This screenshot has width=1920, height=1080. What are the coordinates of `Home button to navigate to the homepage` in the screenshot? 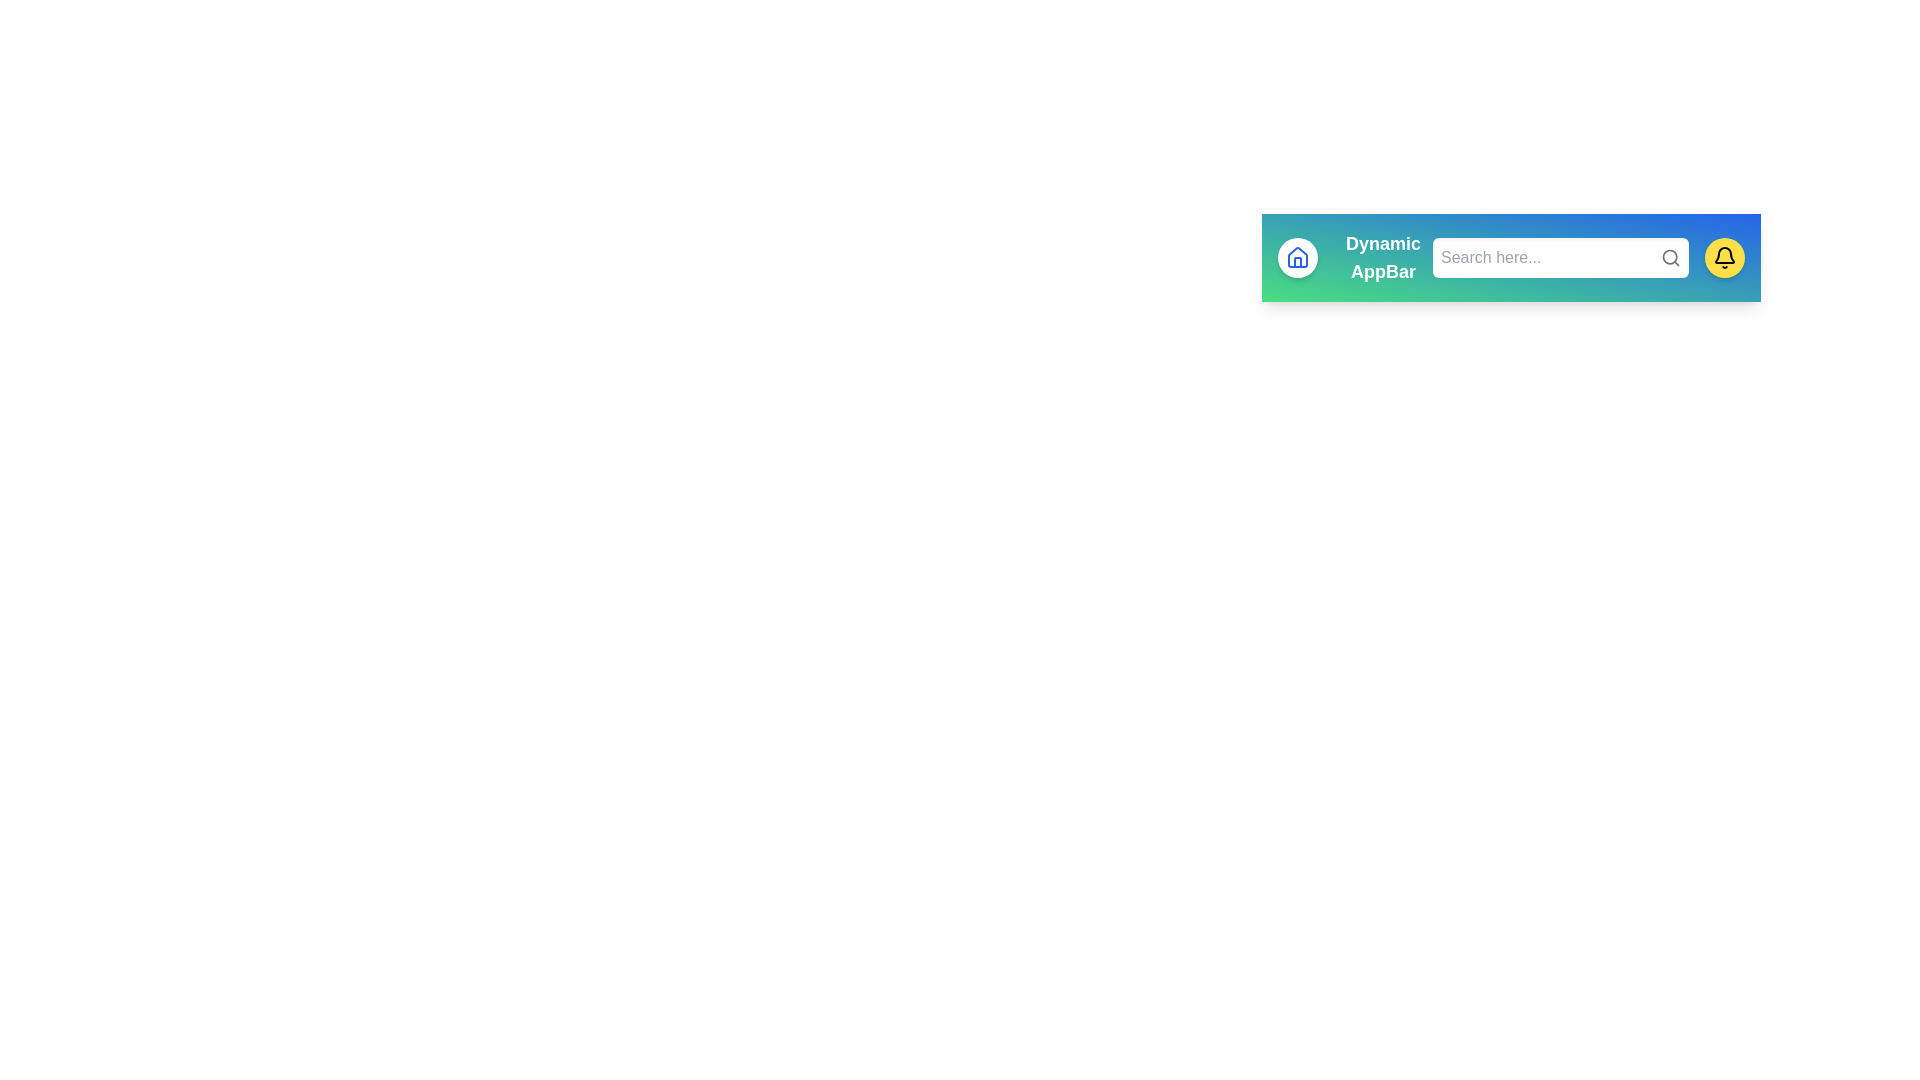 It's located at (1297, 257).